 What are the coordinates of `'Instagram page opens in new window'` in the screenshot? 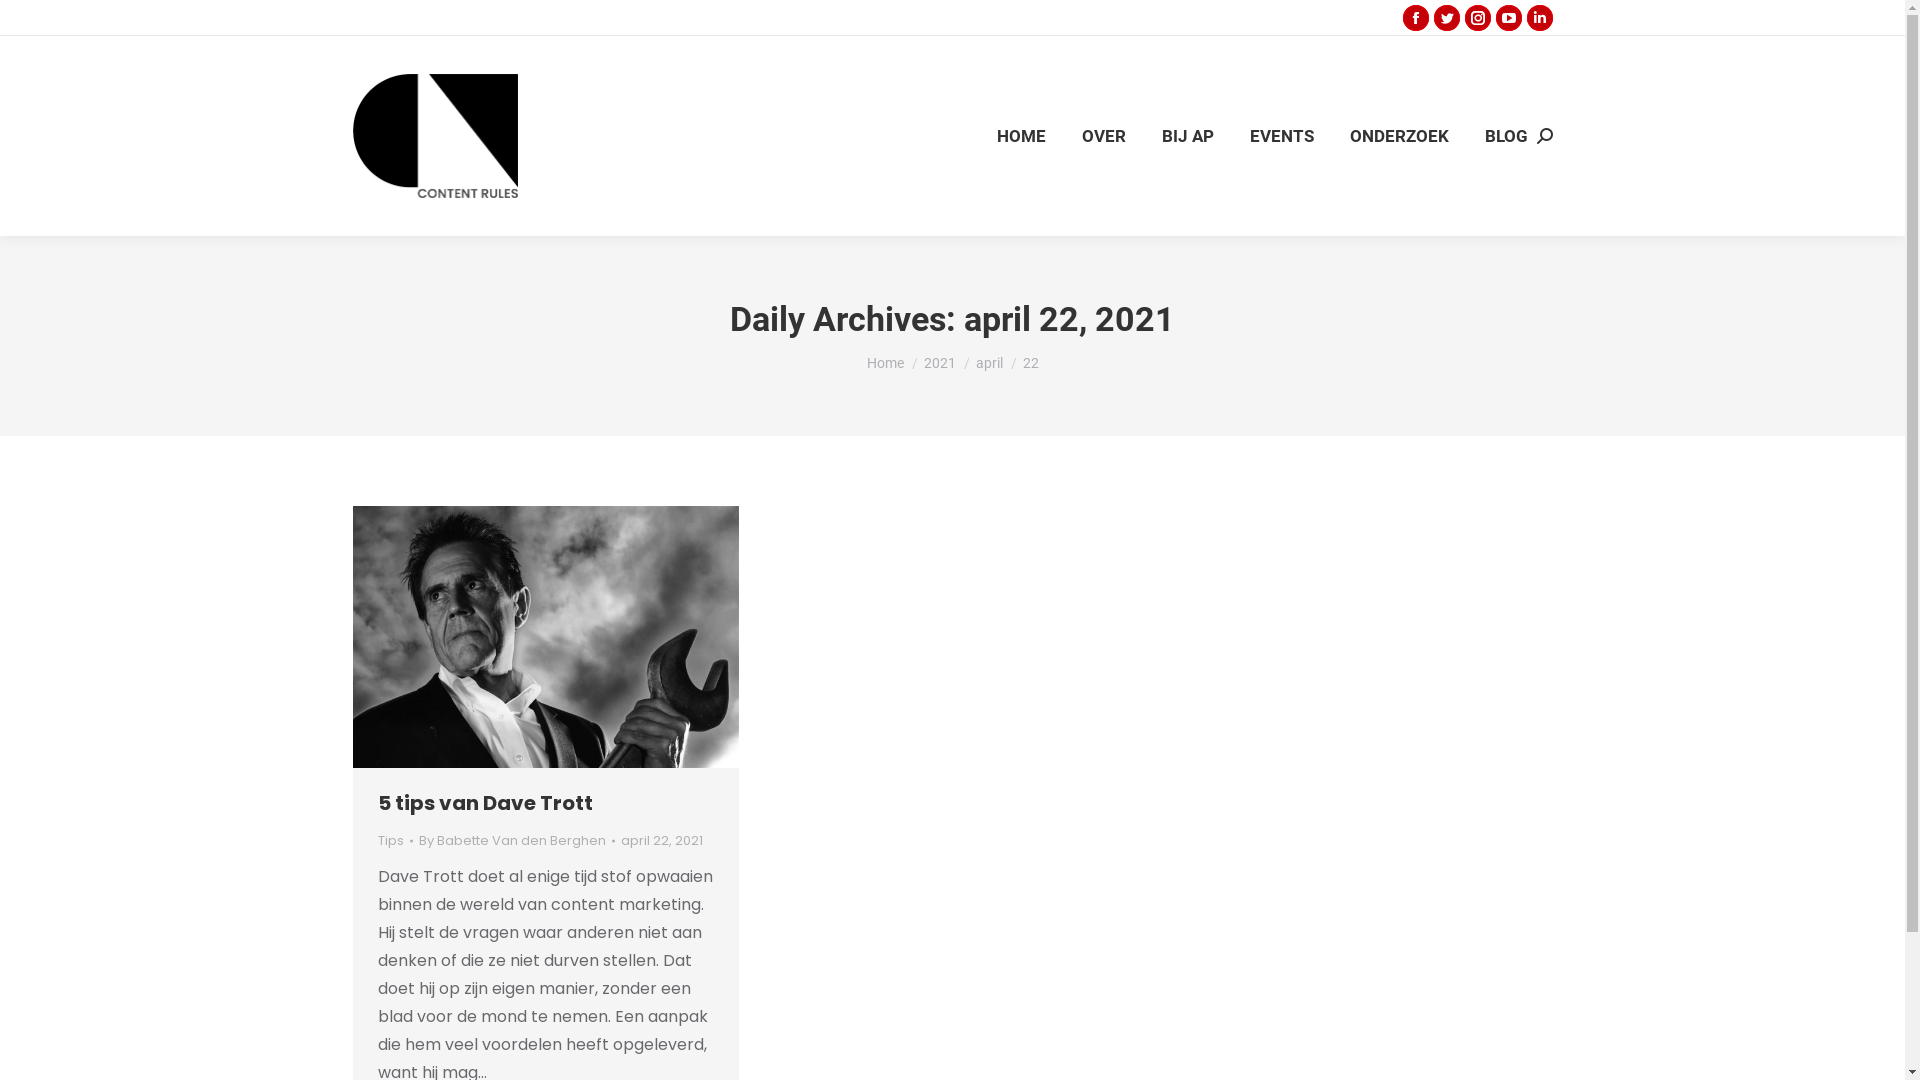 It's located at (1477, 18).